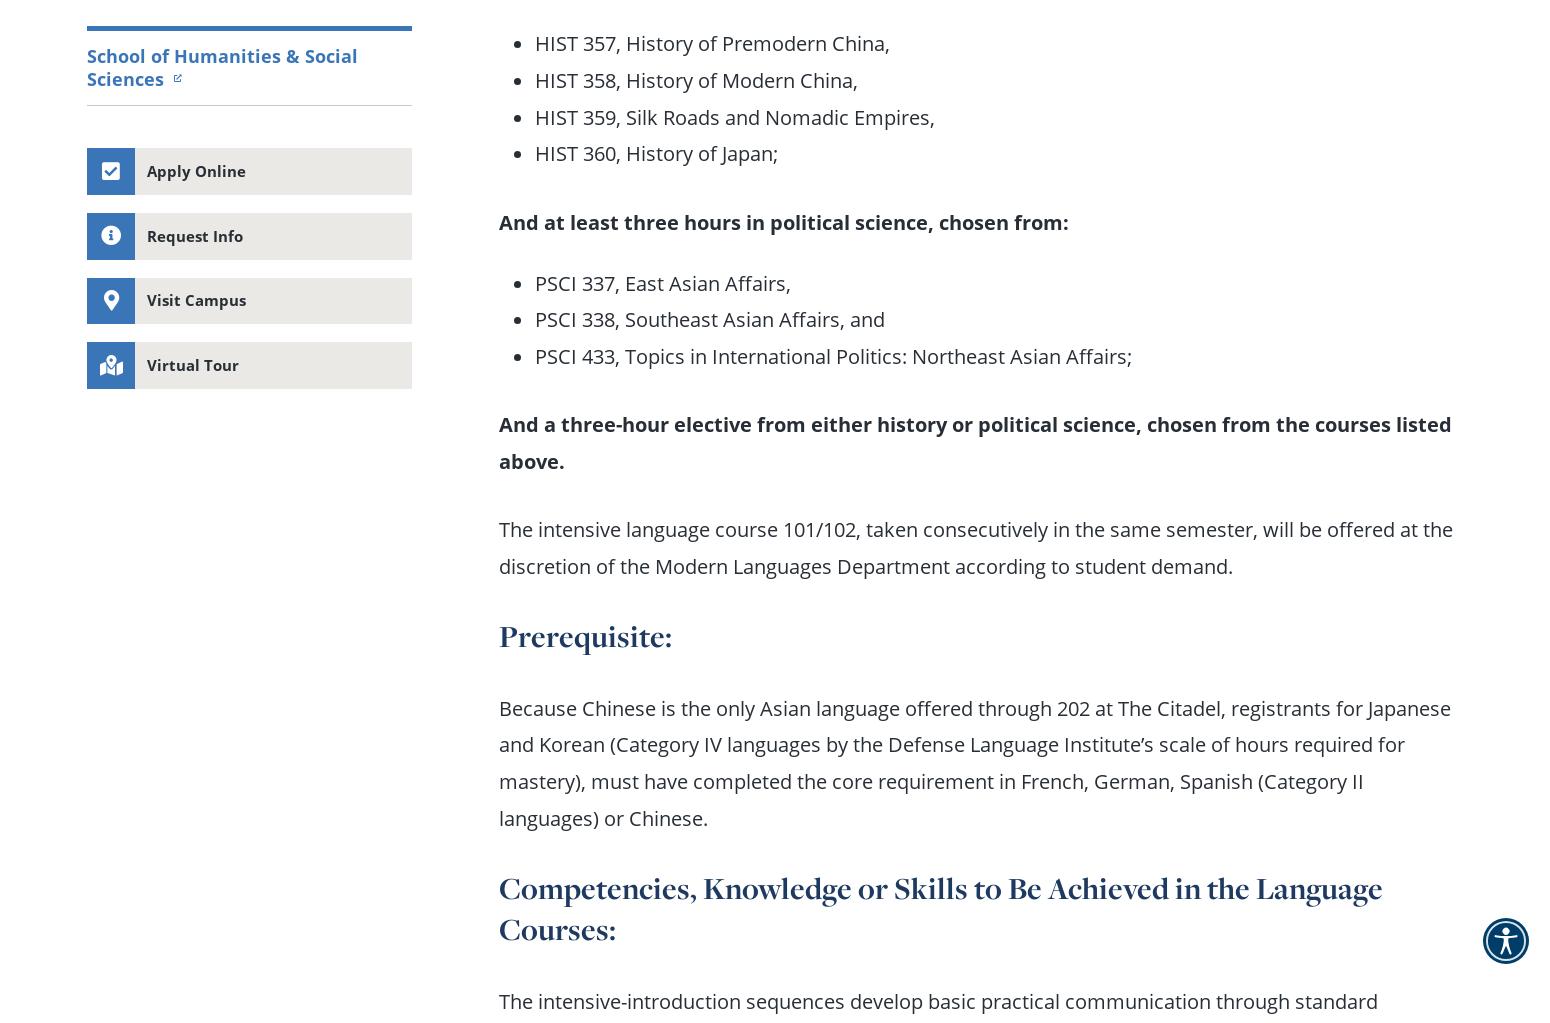 This screenshot has height=1023, width=1550. I want to click on 'HIST 358, History of Modern China,', so click(695, 79).